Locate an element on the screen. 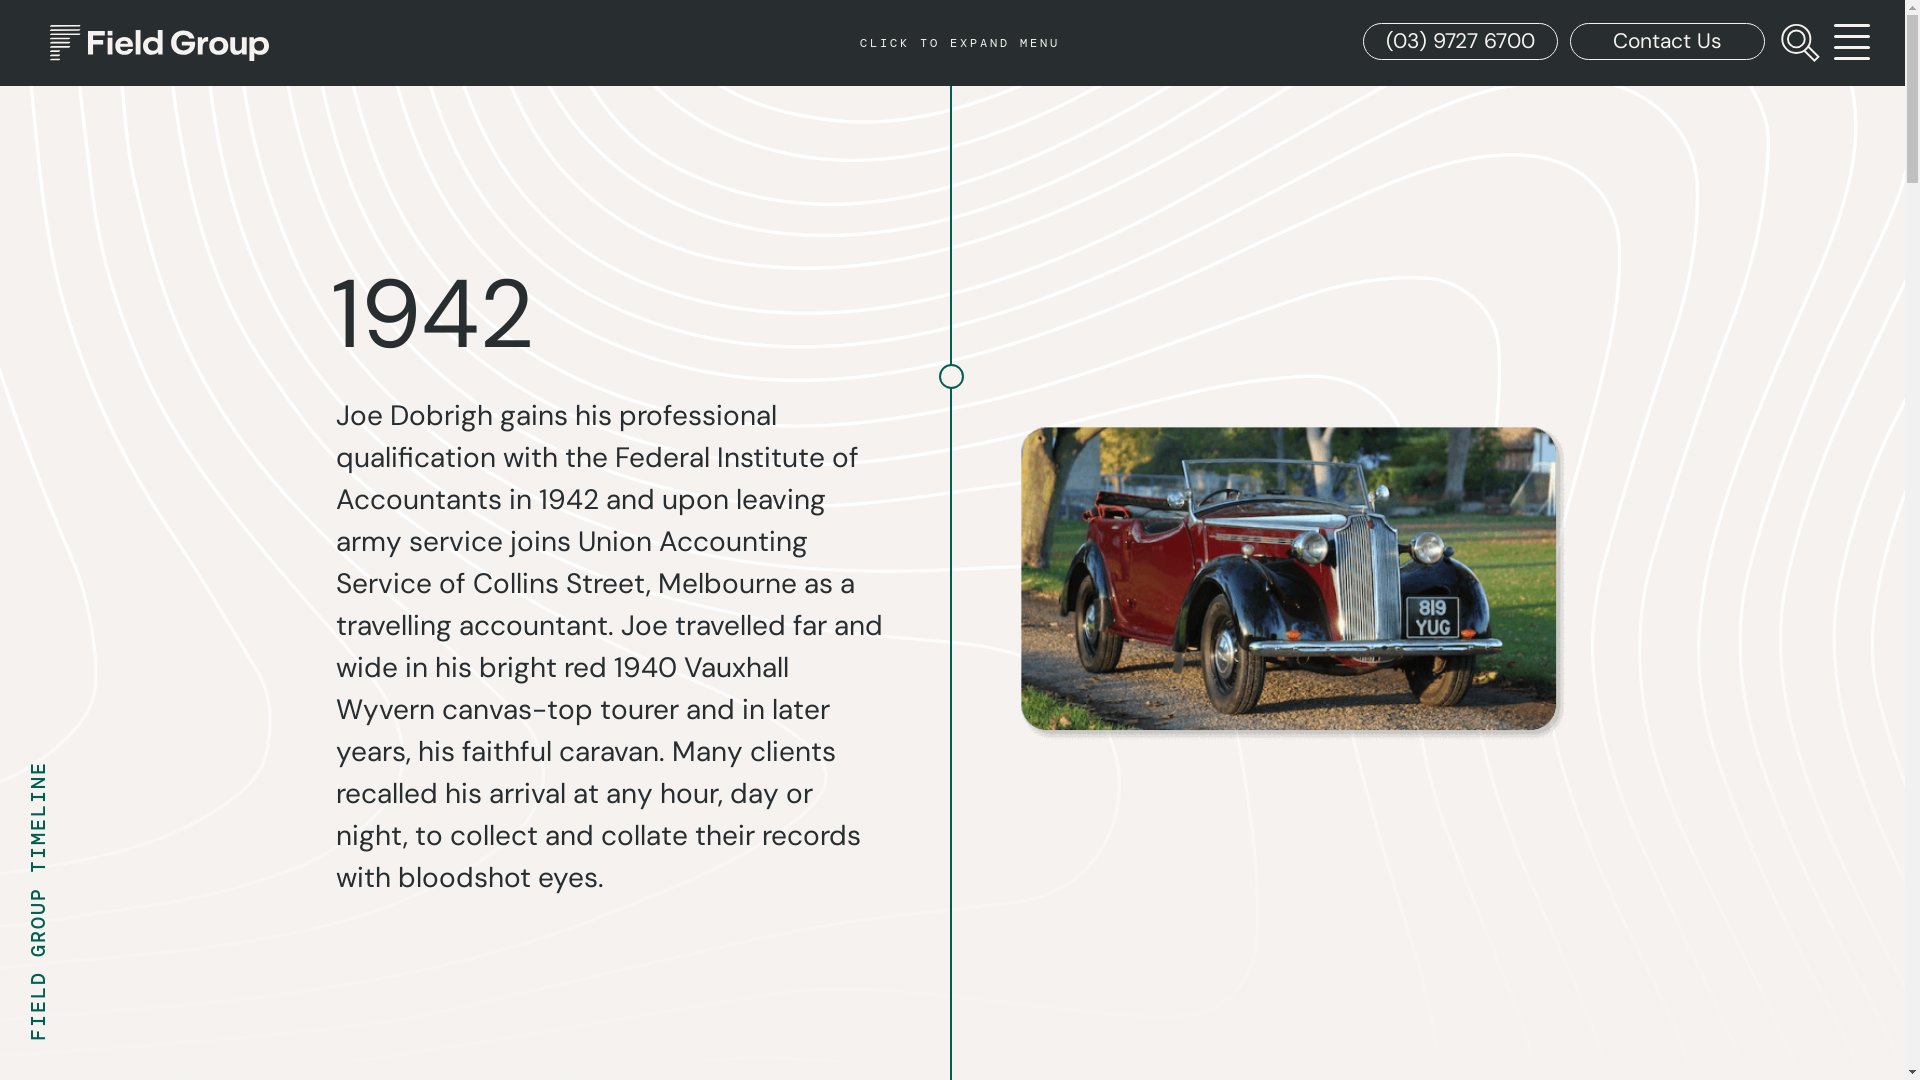  'Contact Us' is located at coordinates (1568, 42).